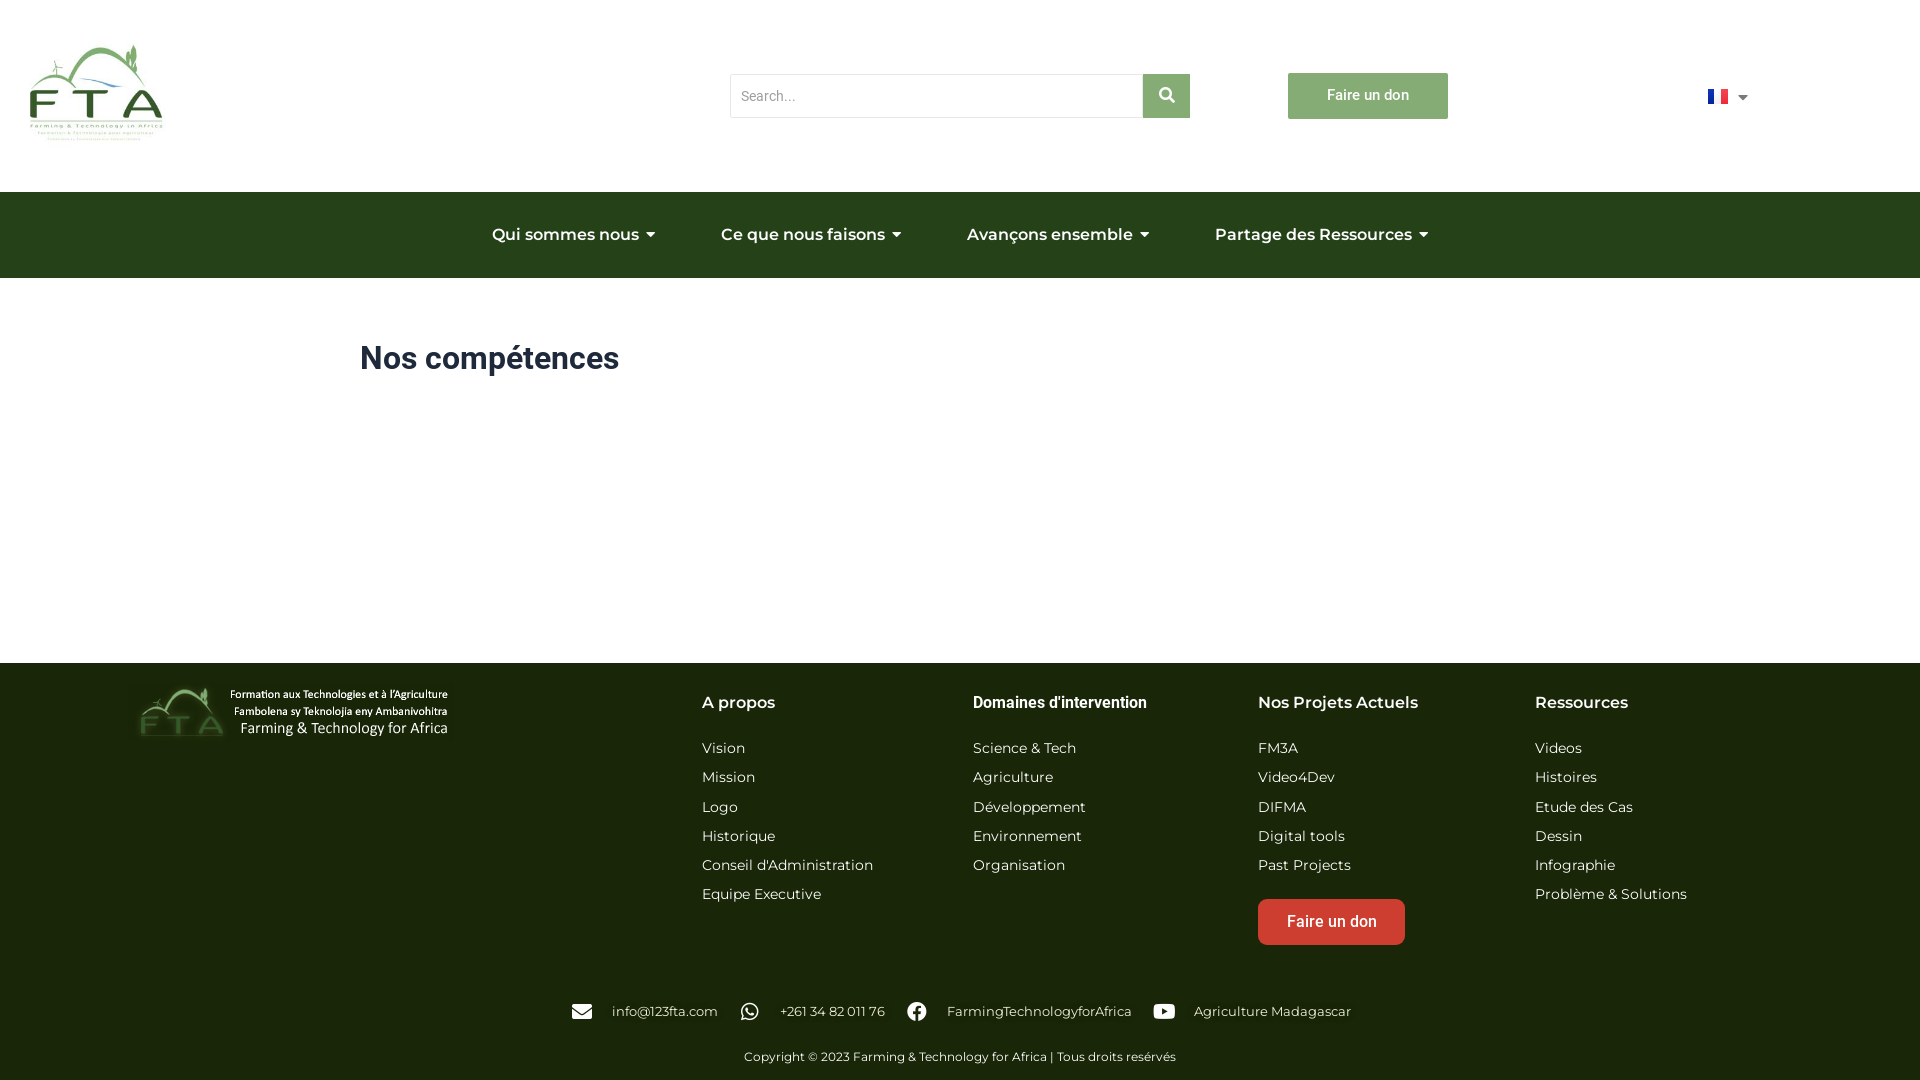  I want to click on 'Infographie', so click(1534, 865).